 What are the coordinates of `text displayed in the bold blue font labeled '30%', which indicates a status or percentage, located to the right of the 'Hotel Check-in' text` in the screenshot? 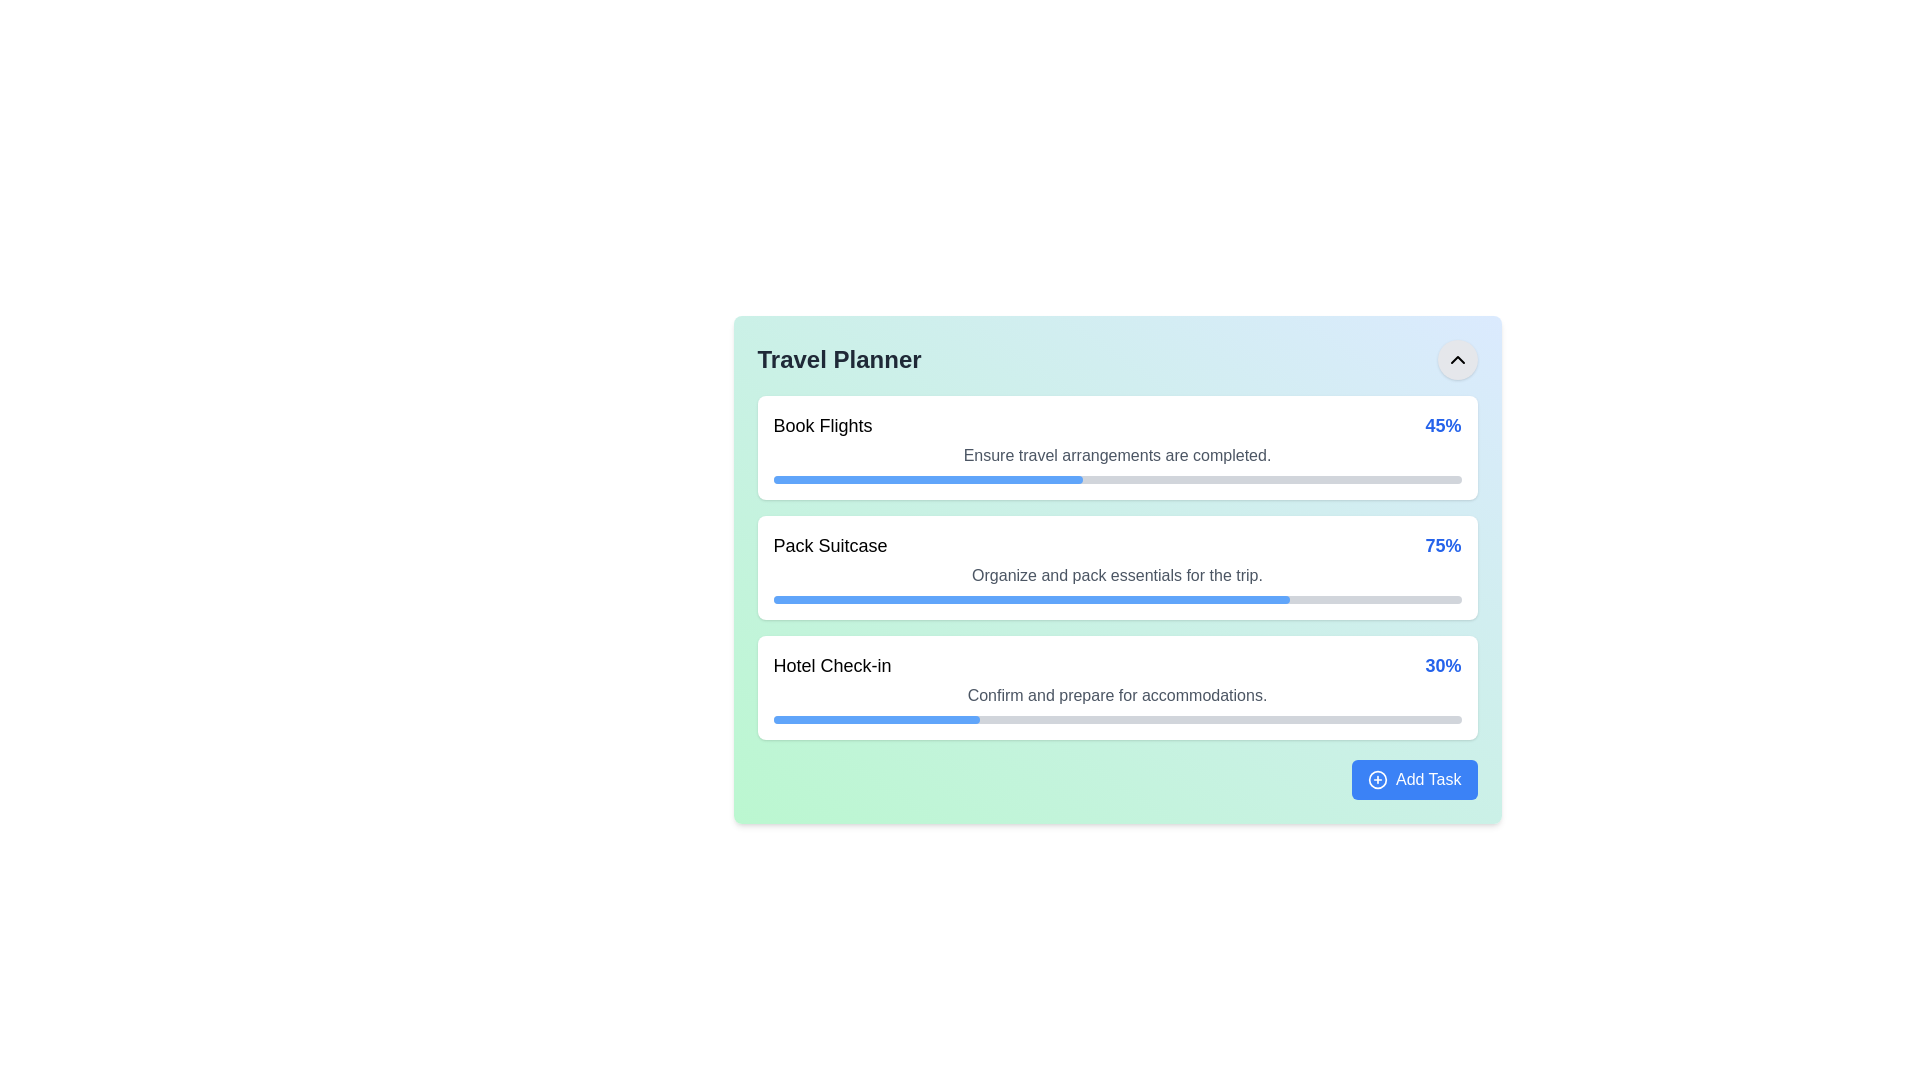 It's located at (1443, 666).